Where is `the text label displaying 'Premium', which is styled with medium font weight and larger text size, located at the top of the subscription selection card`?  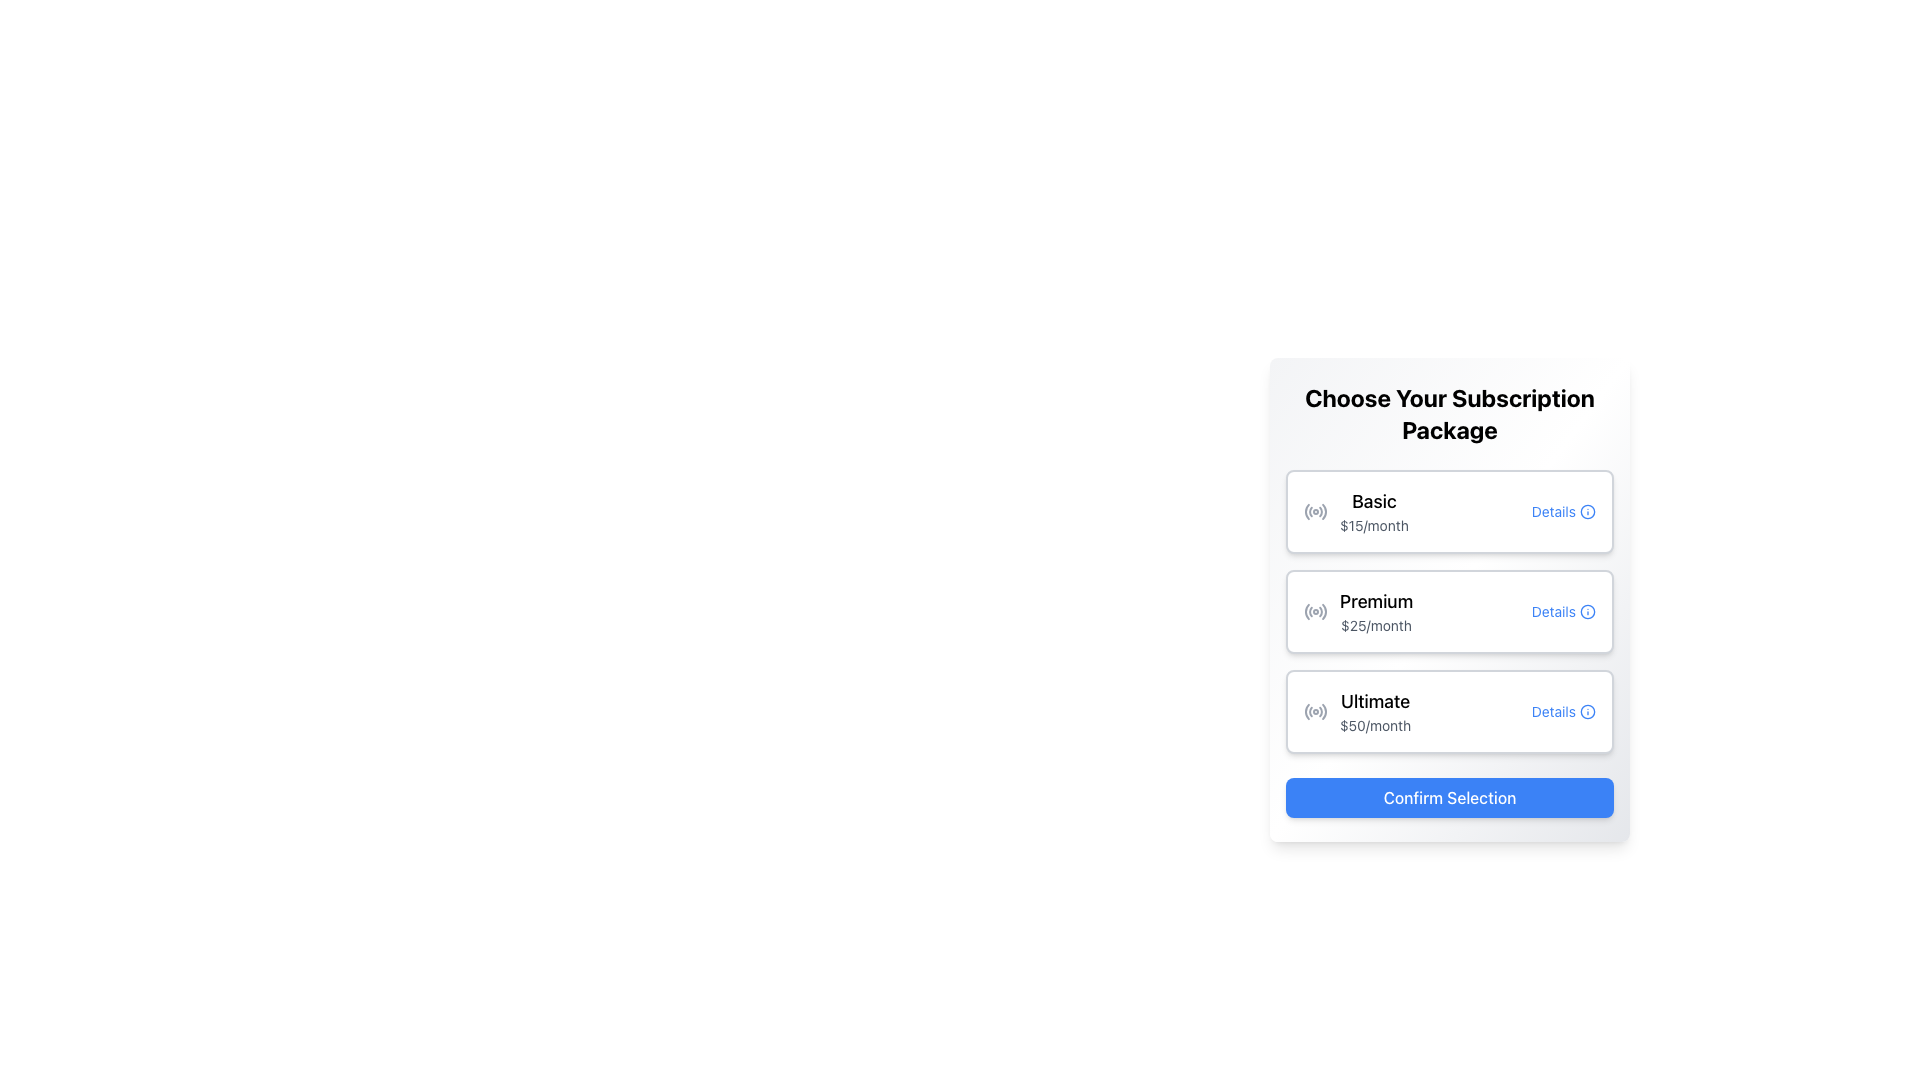
the text label displaying 'Premium', which is styled with medium font weight and larger text size, located at the top of the subscription selection card is located at coordinates (1375, 600).